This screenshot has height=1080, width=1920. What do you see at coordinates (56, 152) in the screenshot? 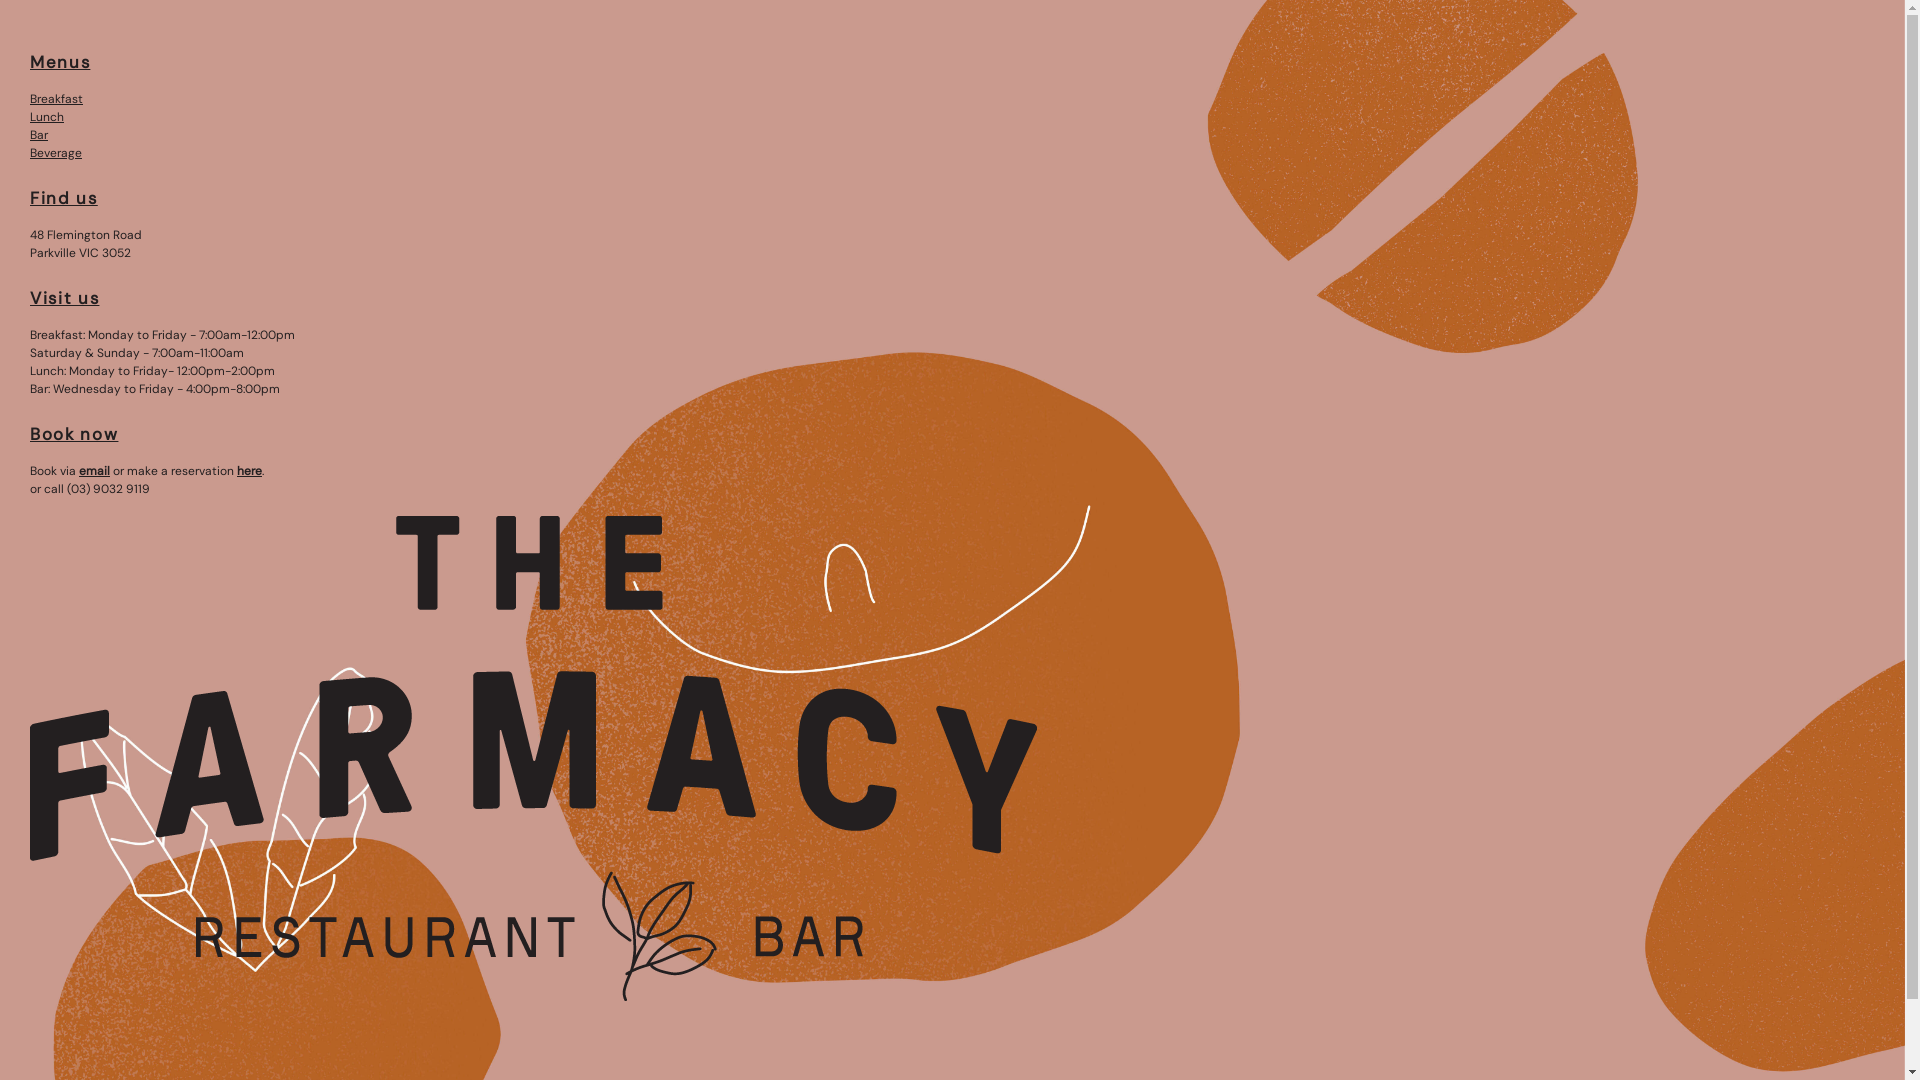
I see `'Beverage'` at bounding box center [56, 152].